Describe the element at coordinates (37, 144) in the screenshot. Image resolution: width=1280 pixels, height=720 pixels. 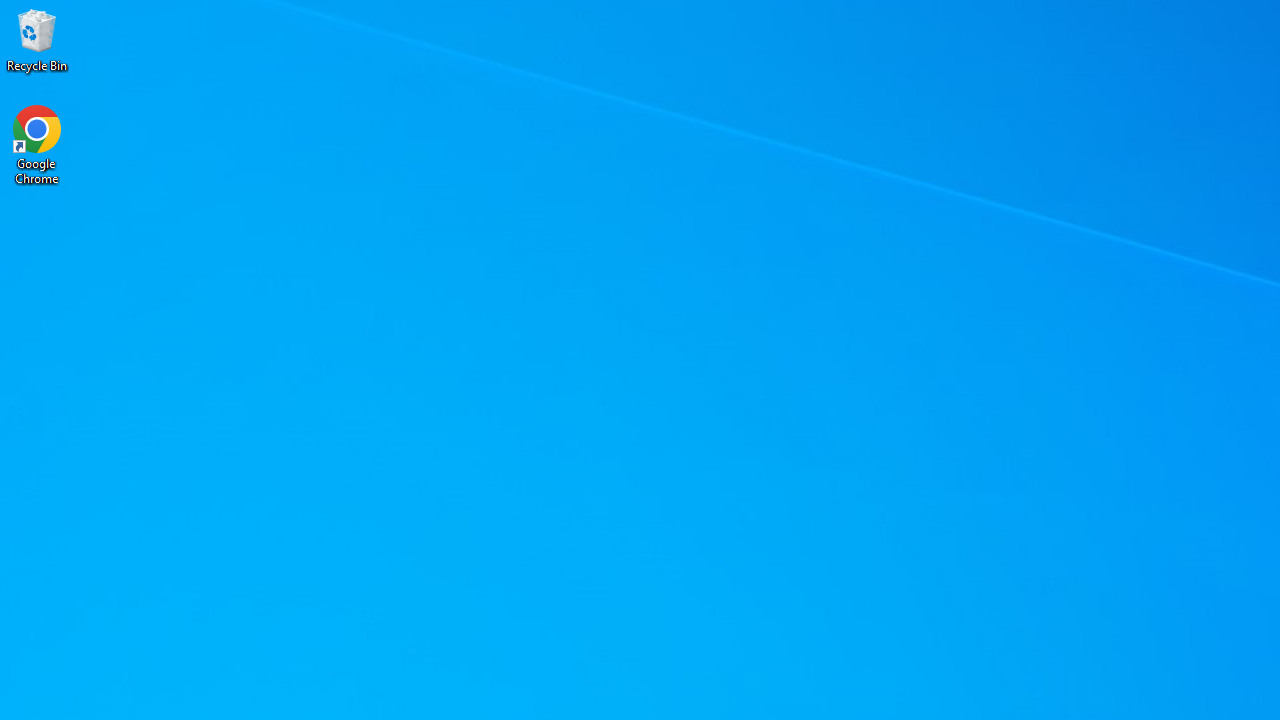
I see `'Google Chrome'` at that location.